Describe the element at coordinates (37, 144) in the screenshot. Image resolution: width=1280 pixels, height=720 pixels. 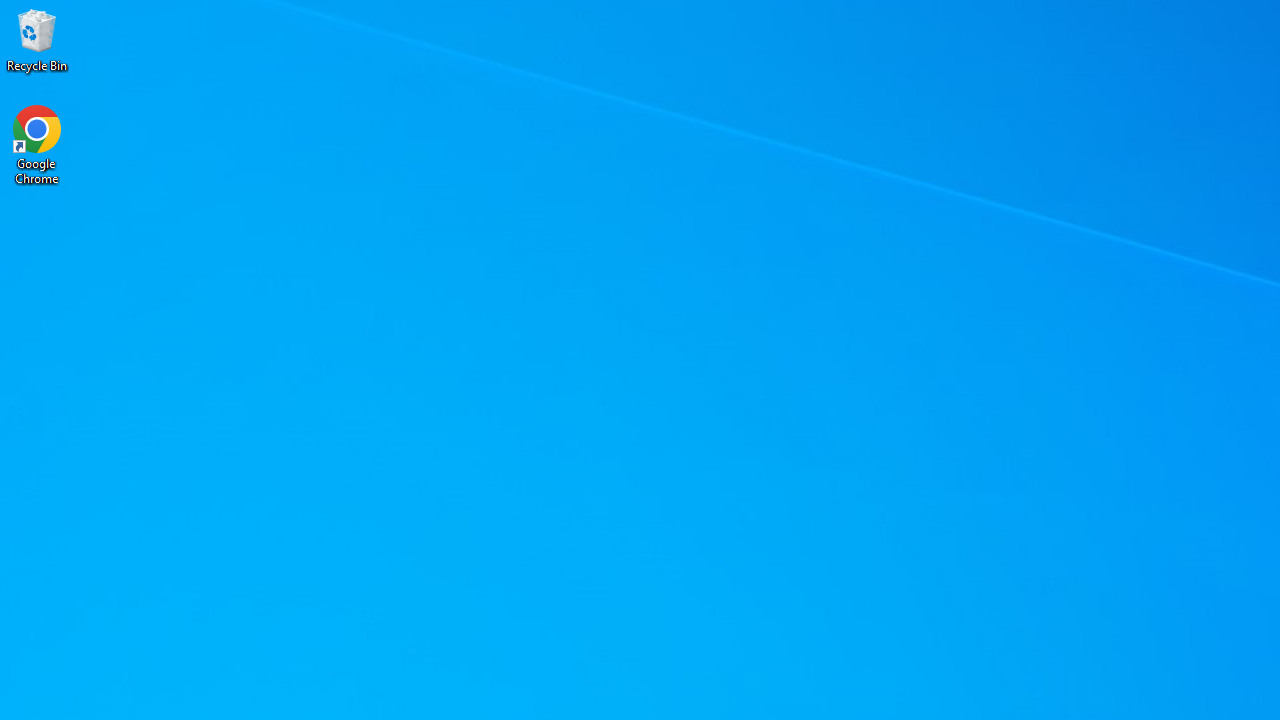
I see `'Google Chrome'` at that location.